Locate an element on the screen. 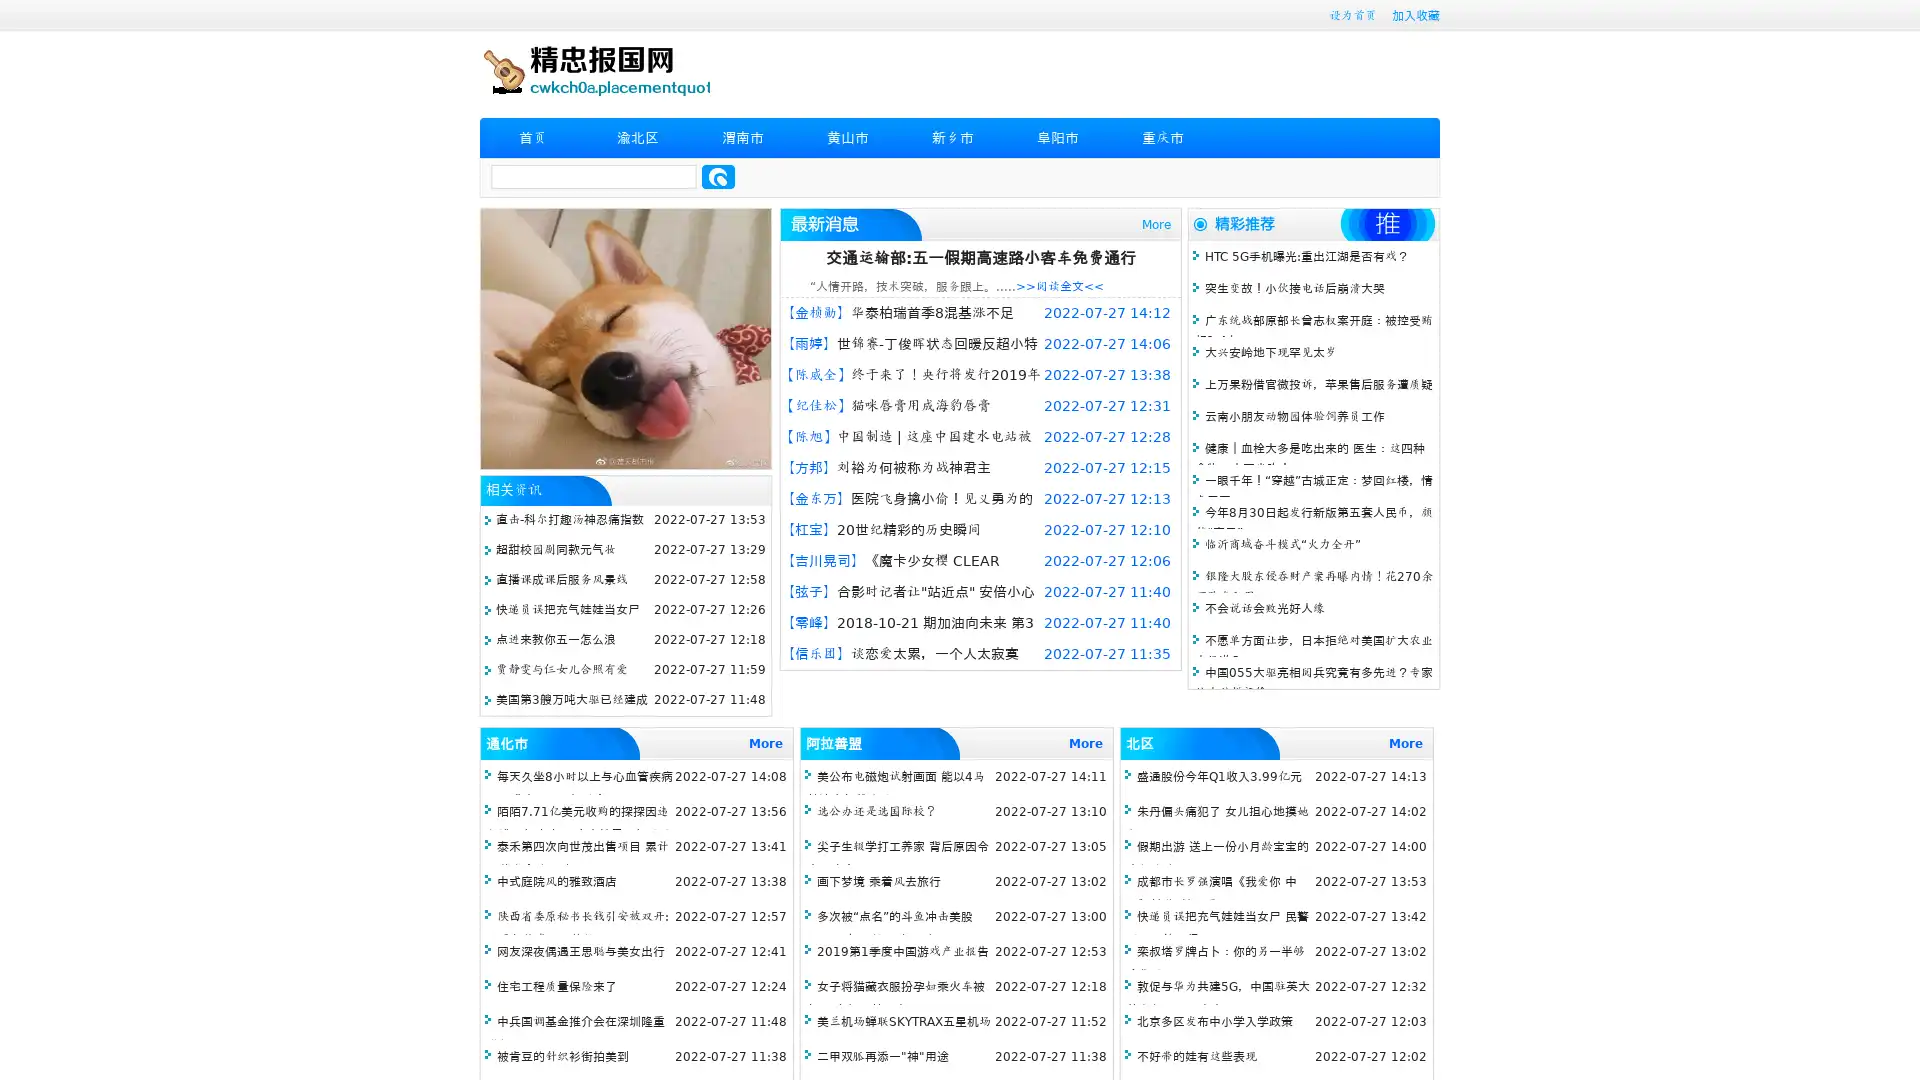 The height and width of the screenshot is (1080, 1920). Search is located at coordinates (718, 176).